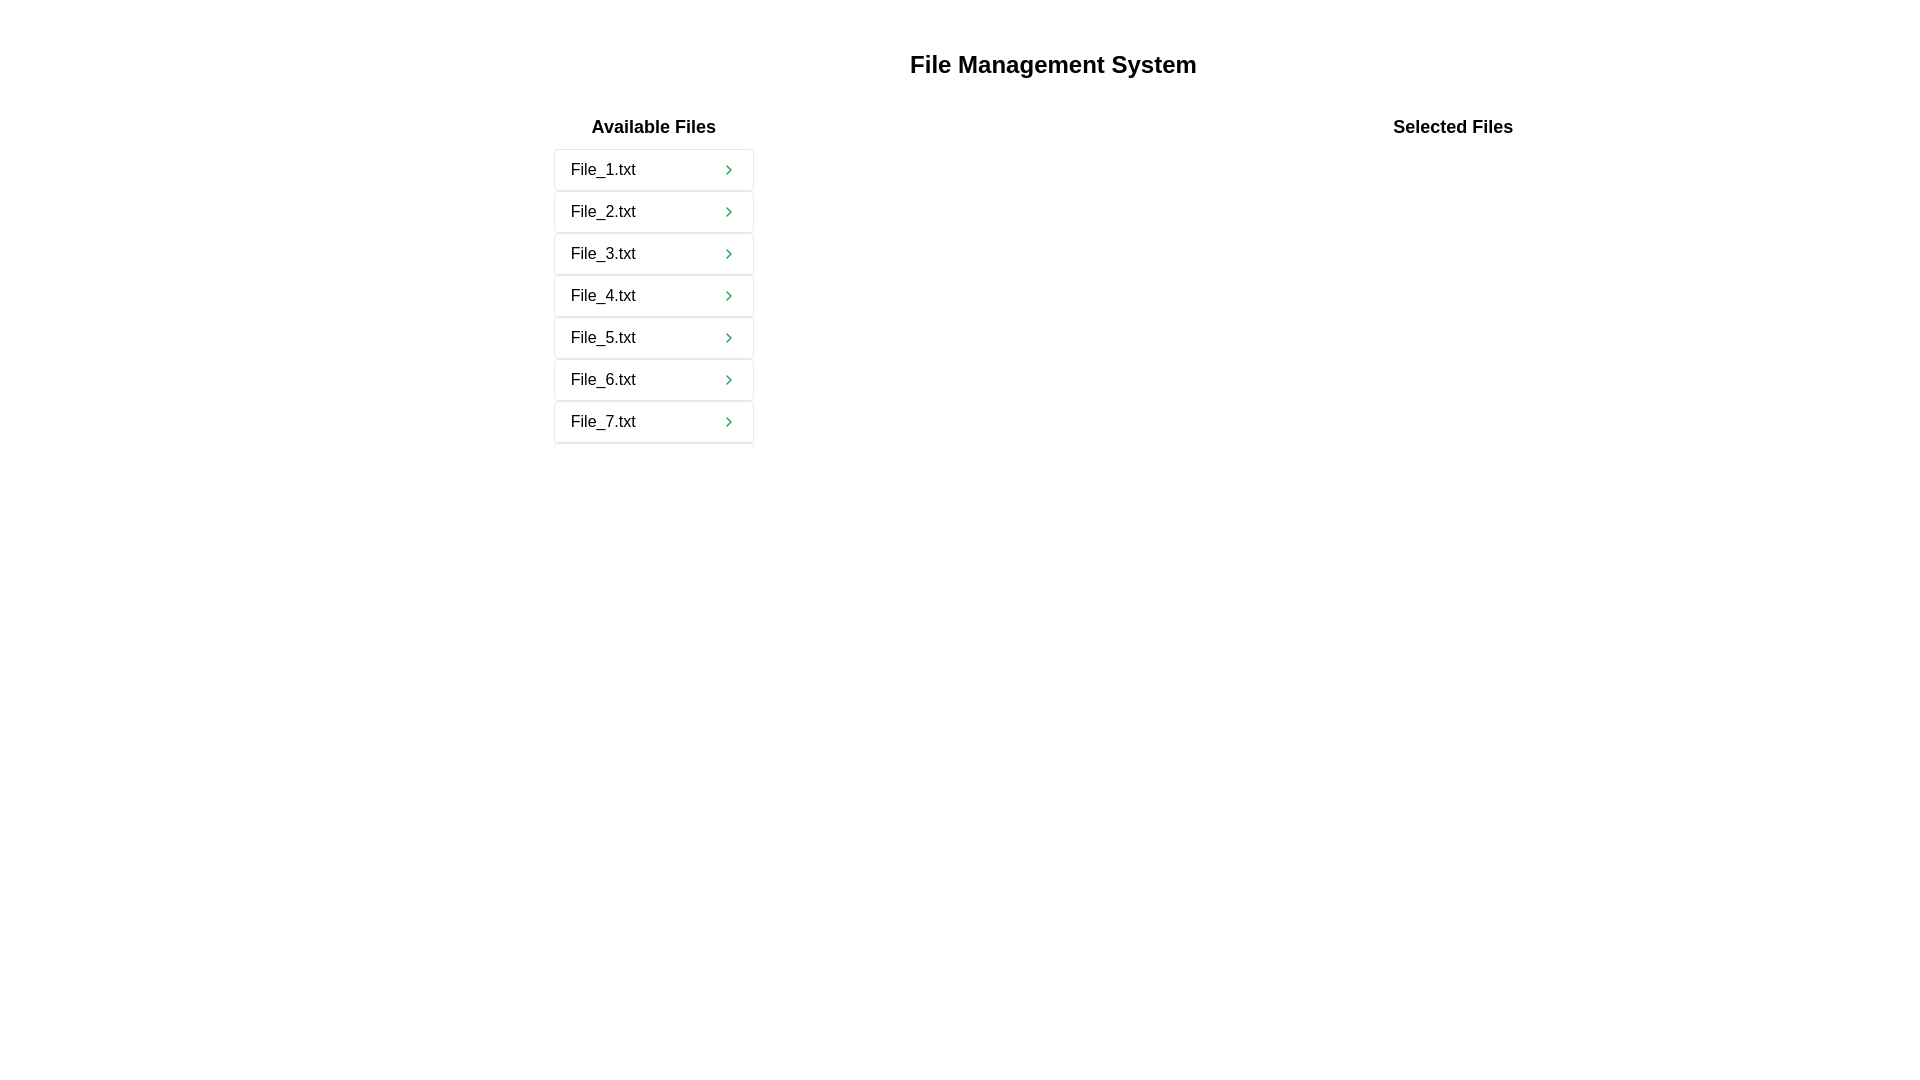 This screenshot has width=1920, height=1080. What do you see at coordinates (1052, 64) in the screenshot?
I see `displayed text from the bold label 'File Management System' located at the top of the layout` at bounding box center [1052, 64].